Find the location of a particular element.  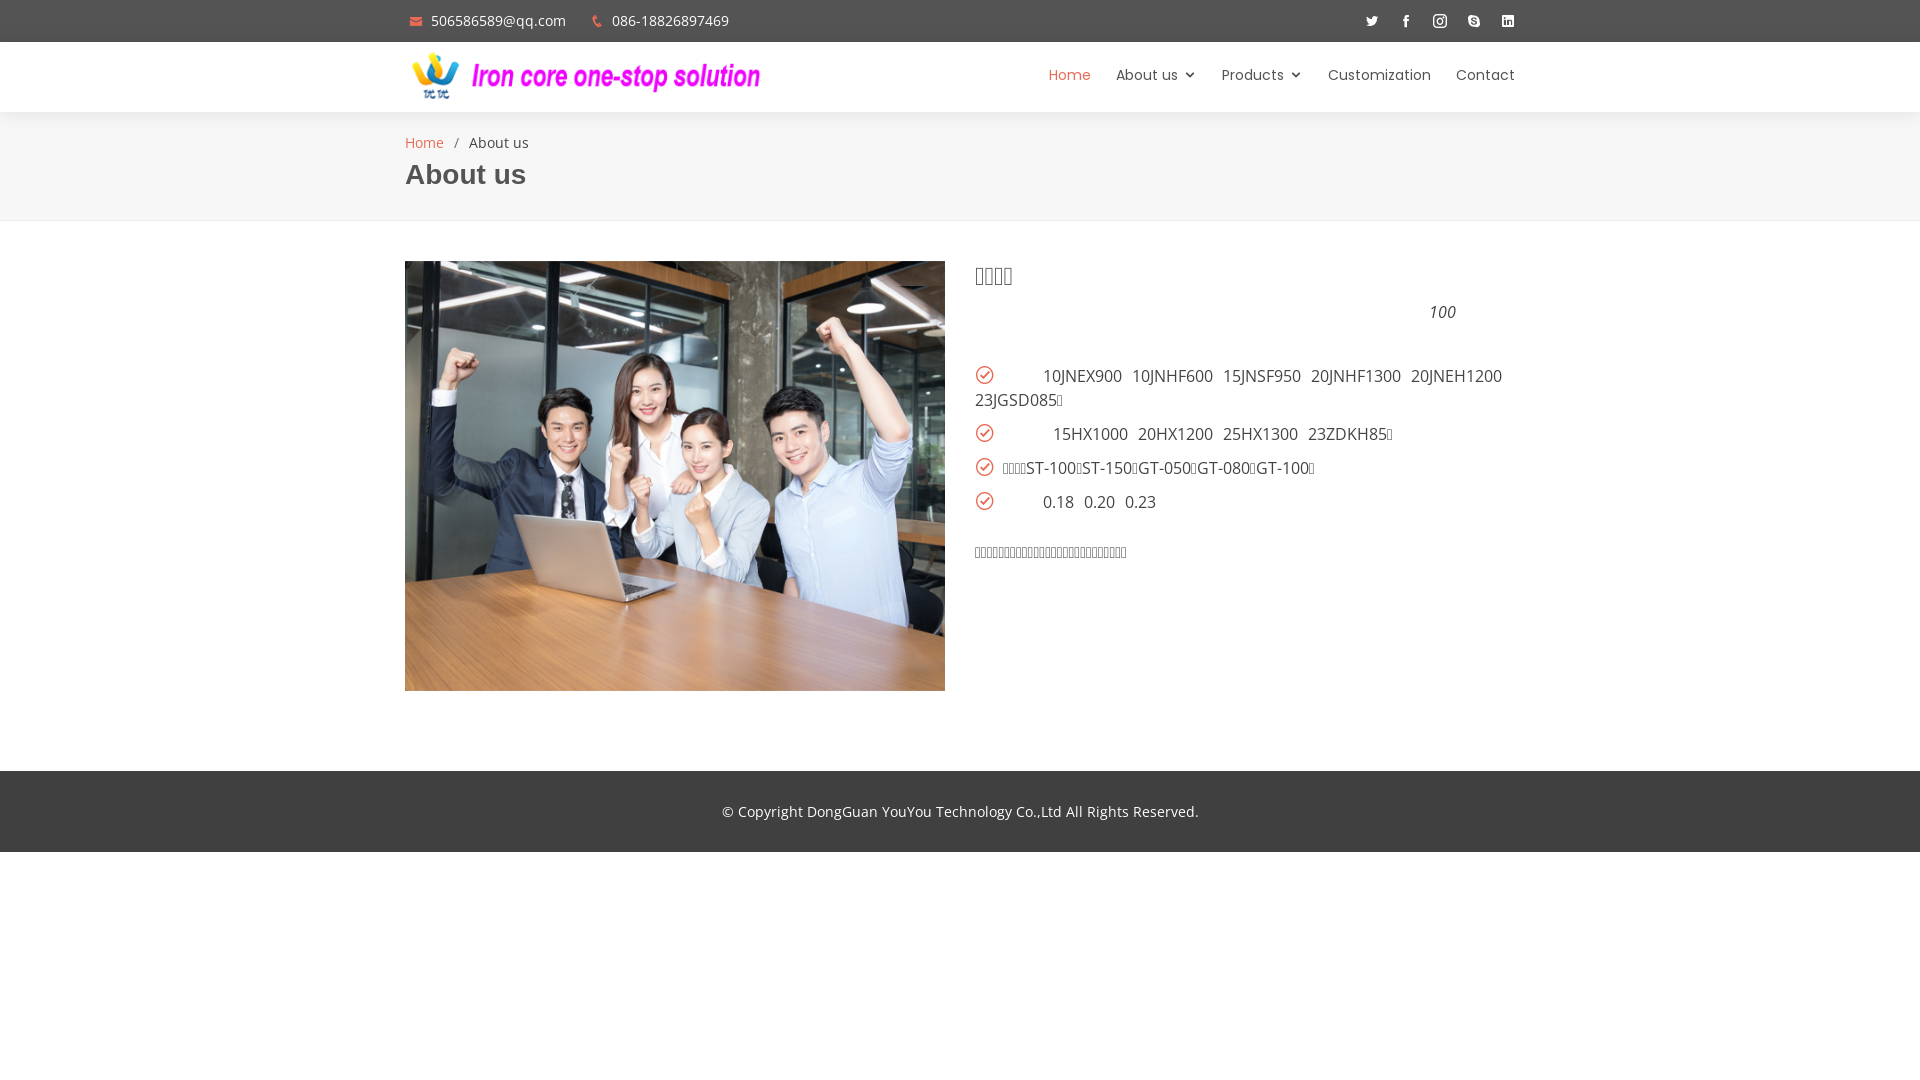

'About us' is located at coordinates (1089, 75).